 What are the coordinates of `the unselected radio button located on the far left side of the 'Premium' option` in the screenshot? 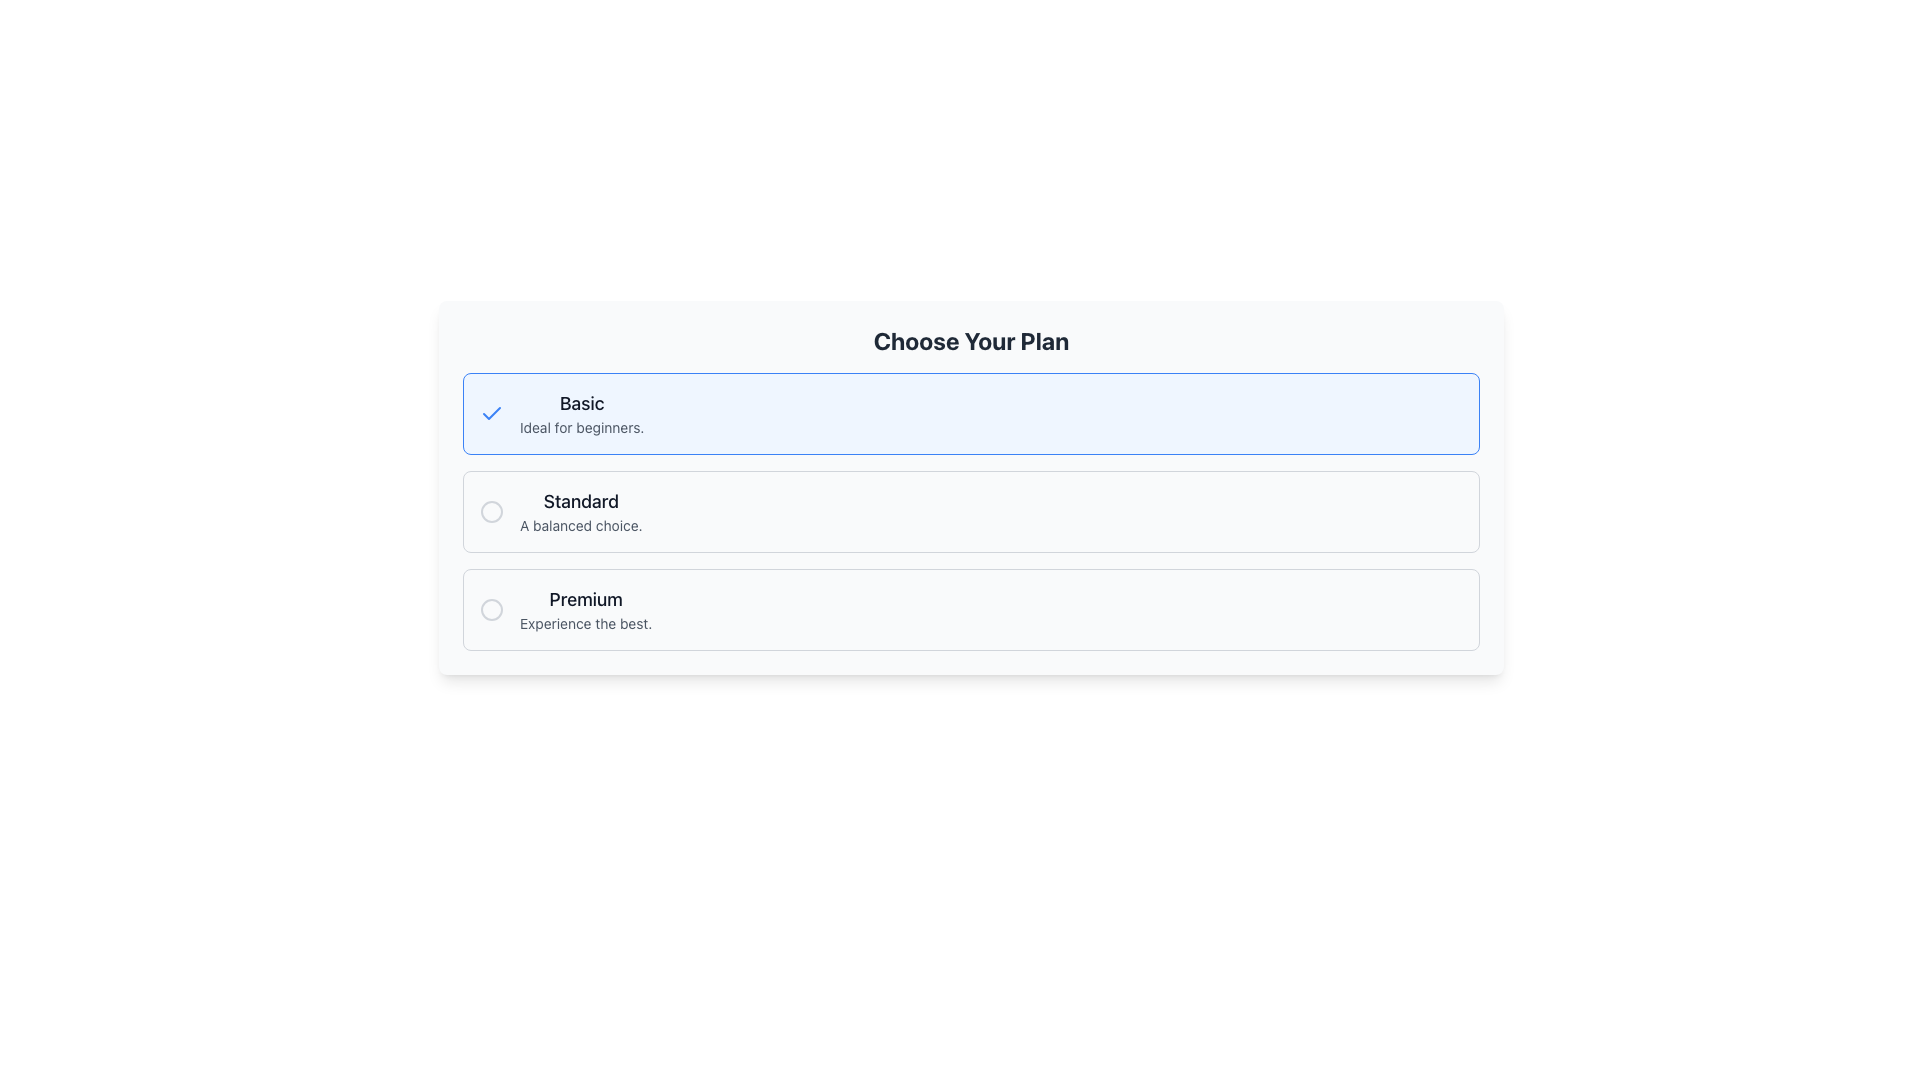 It's located at (491, 608).